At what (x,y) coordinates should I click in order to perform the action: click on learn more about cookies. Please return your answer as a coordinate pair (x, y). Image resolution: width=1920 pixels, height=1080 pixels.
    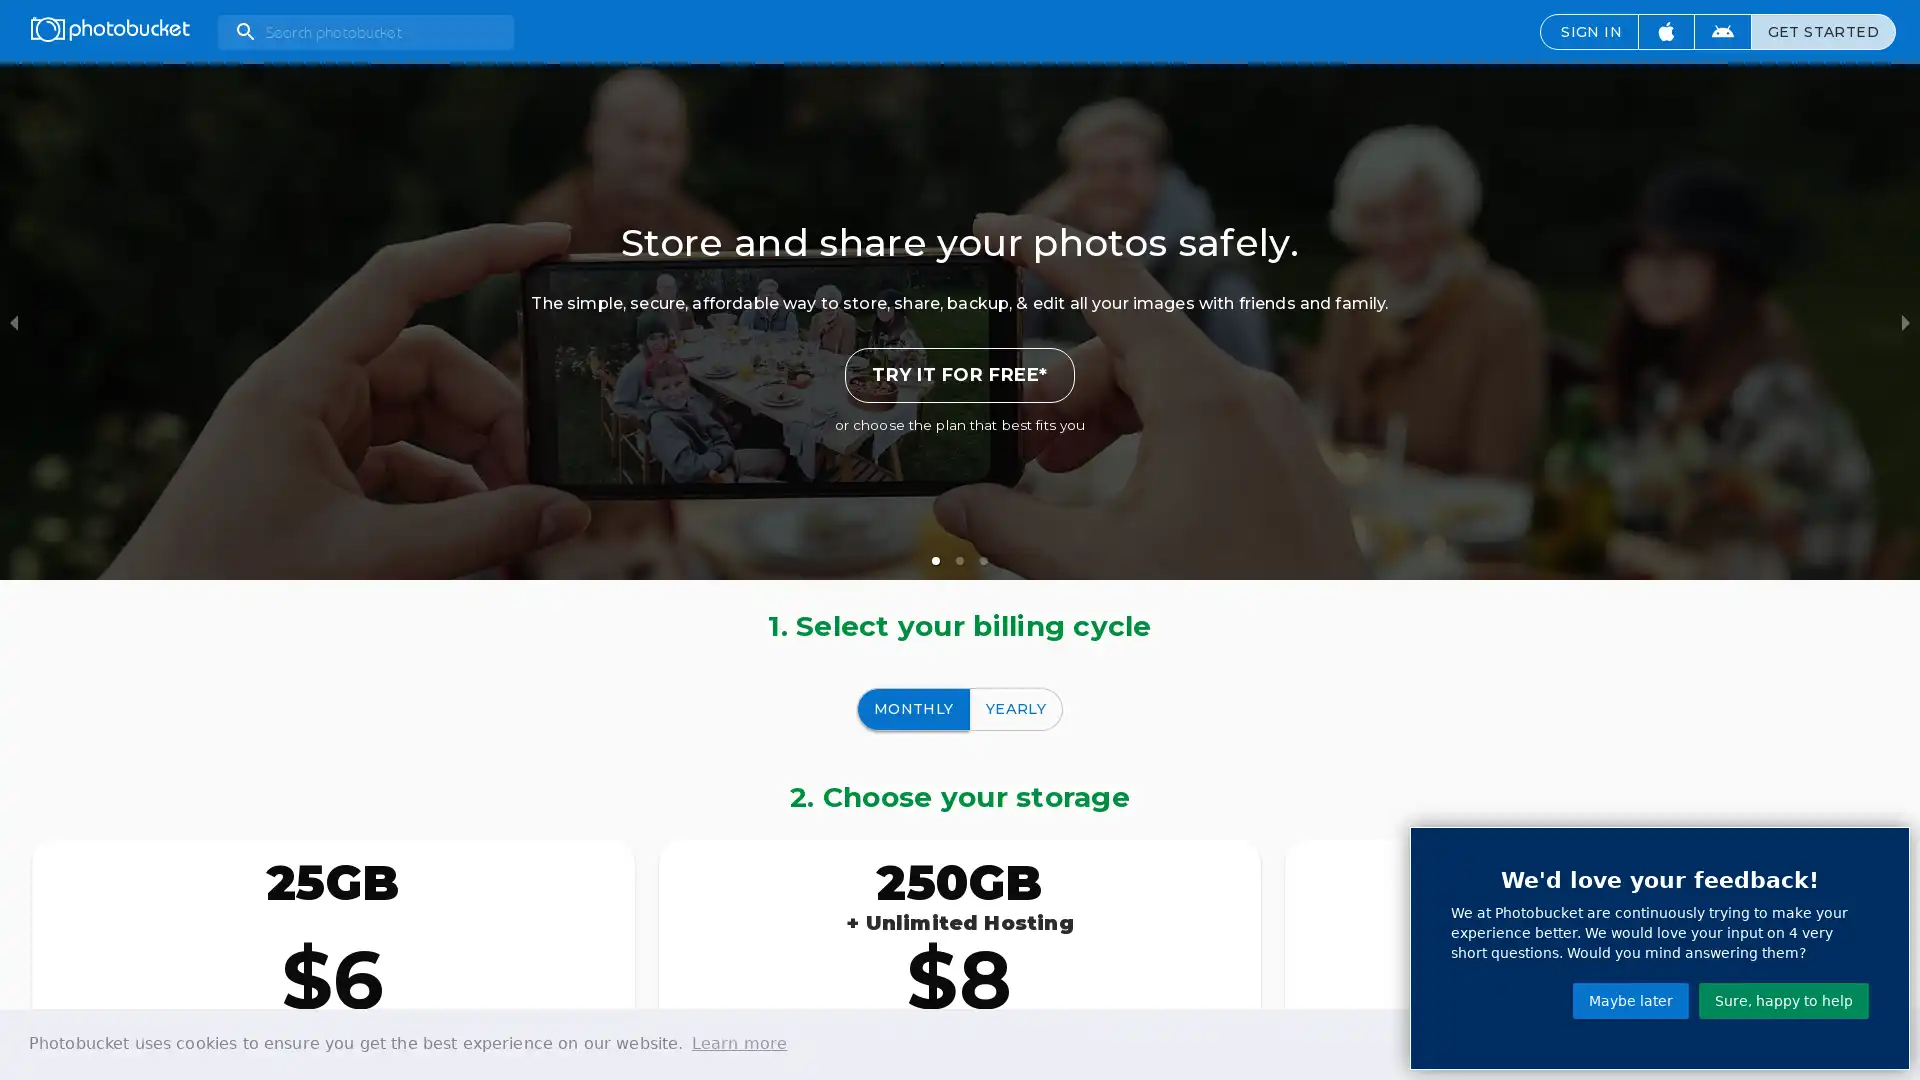
    Looking at the image, I should click on (738, 1043).